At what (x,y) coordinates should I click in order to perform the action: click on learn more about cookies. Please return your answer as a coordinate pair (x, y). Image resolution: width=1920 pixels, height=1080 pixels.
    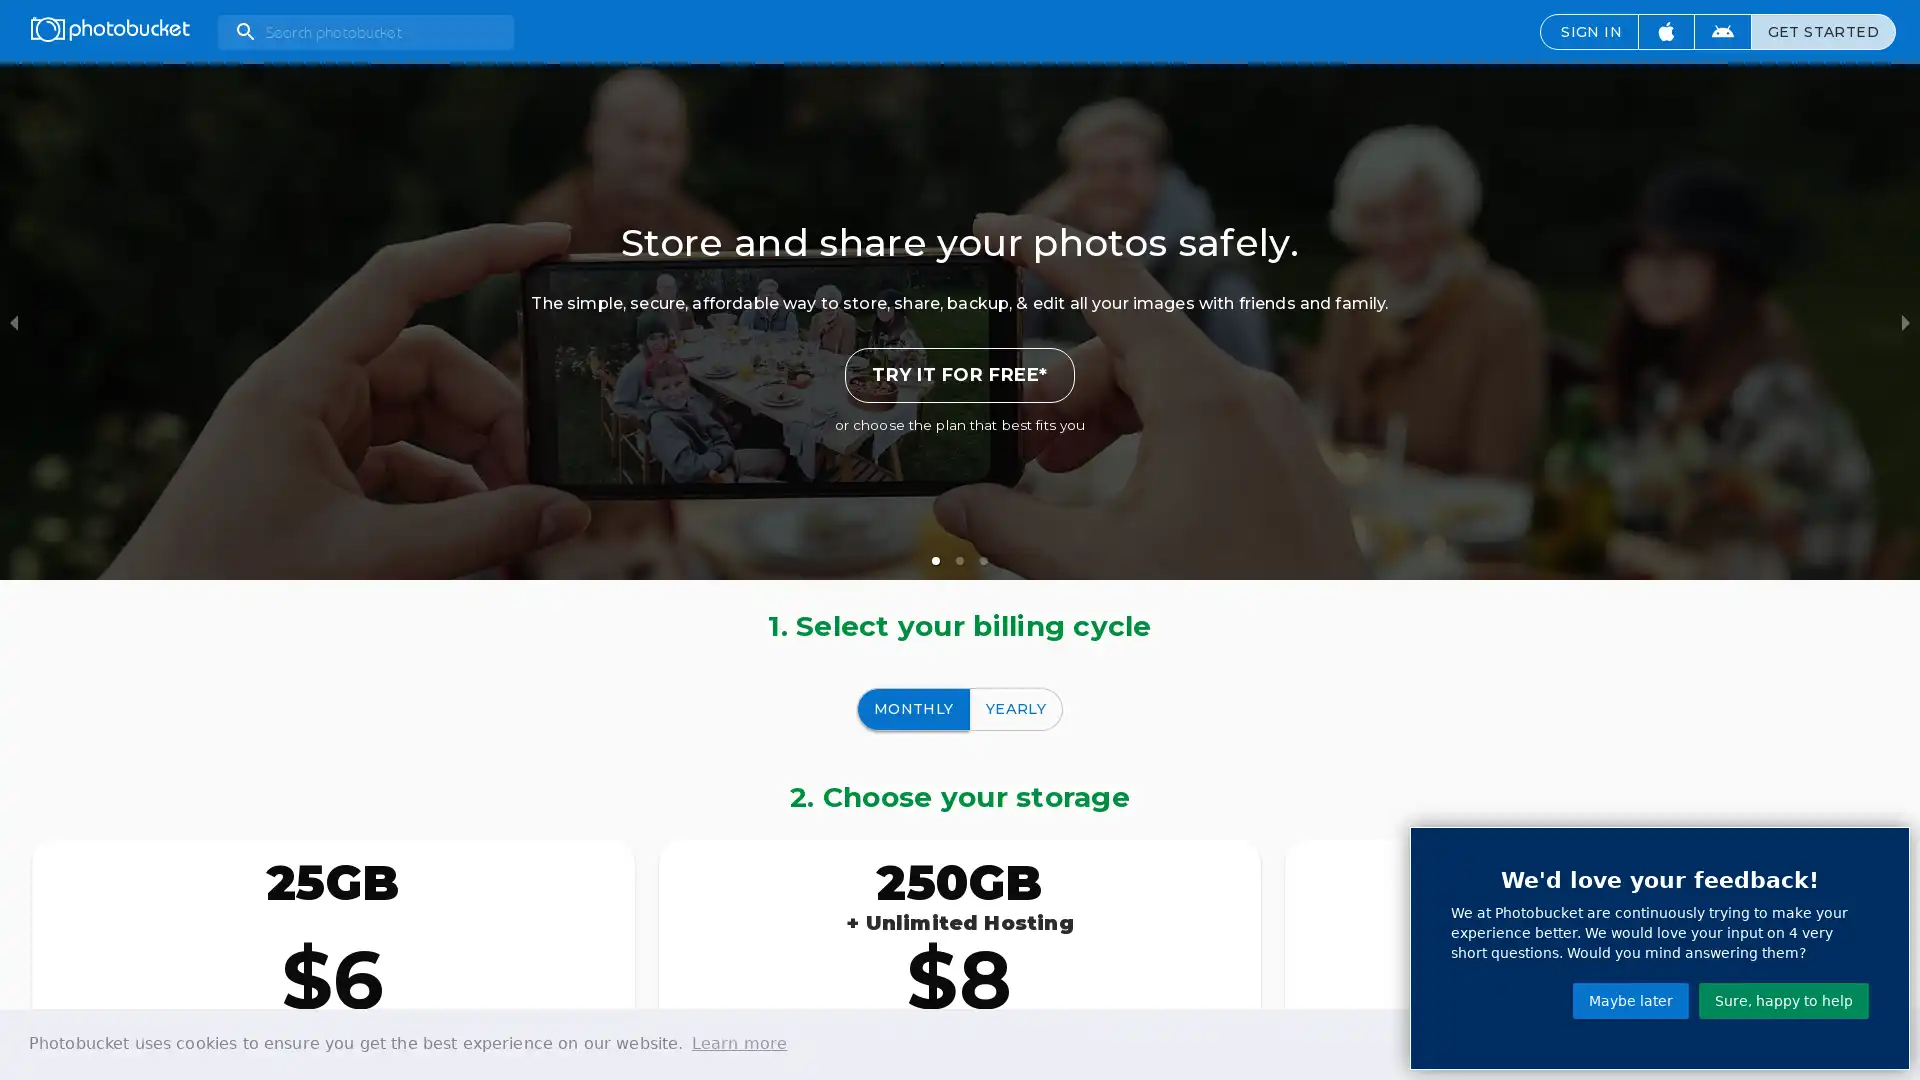
    Looking at the image, I should click on (738, 1043).